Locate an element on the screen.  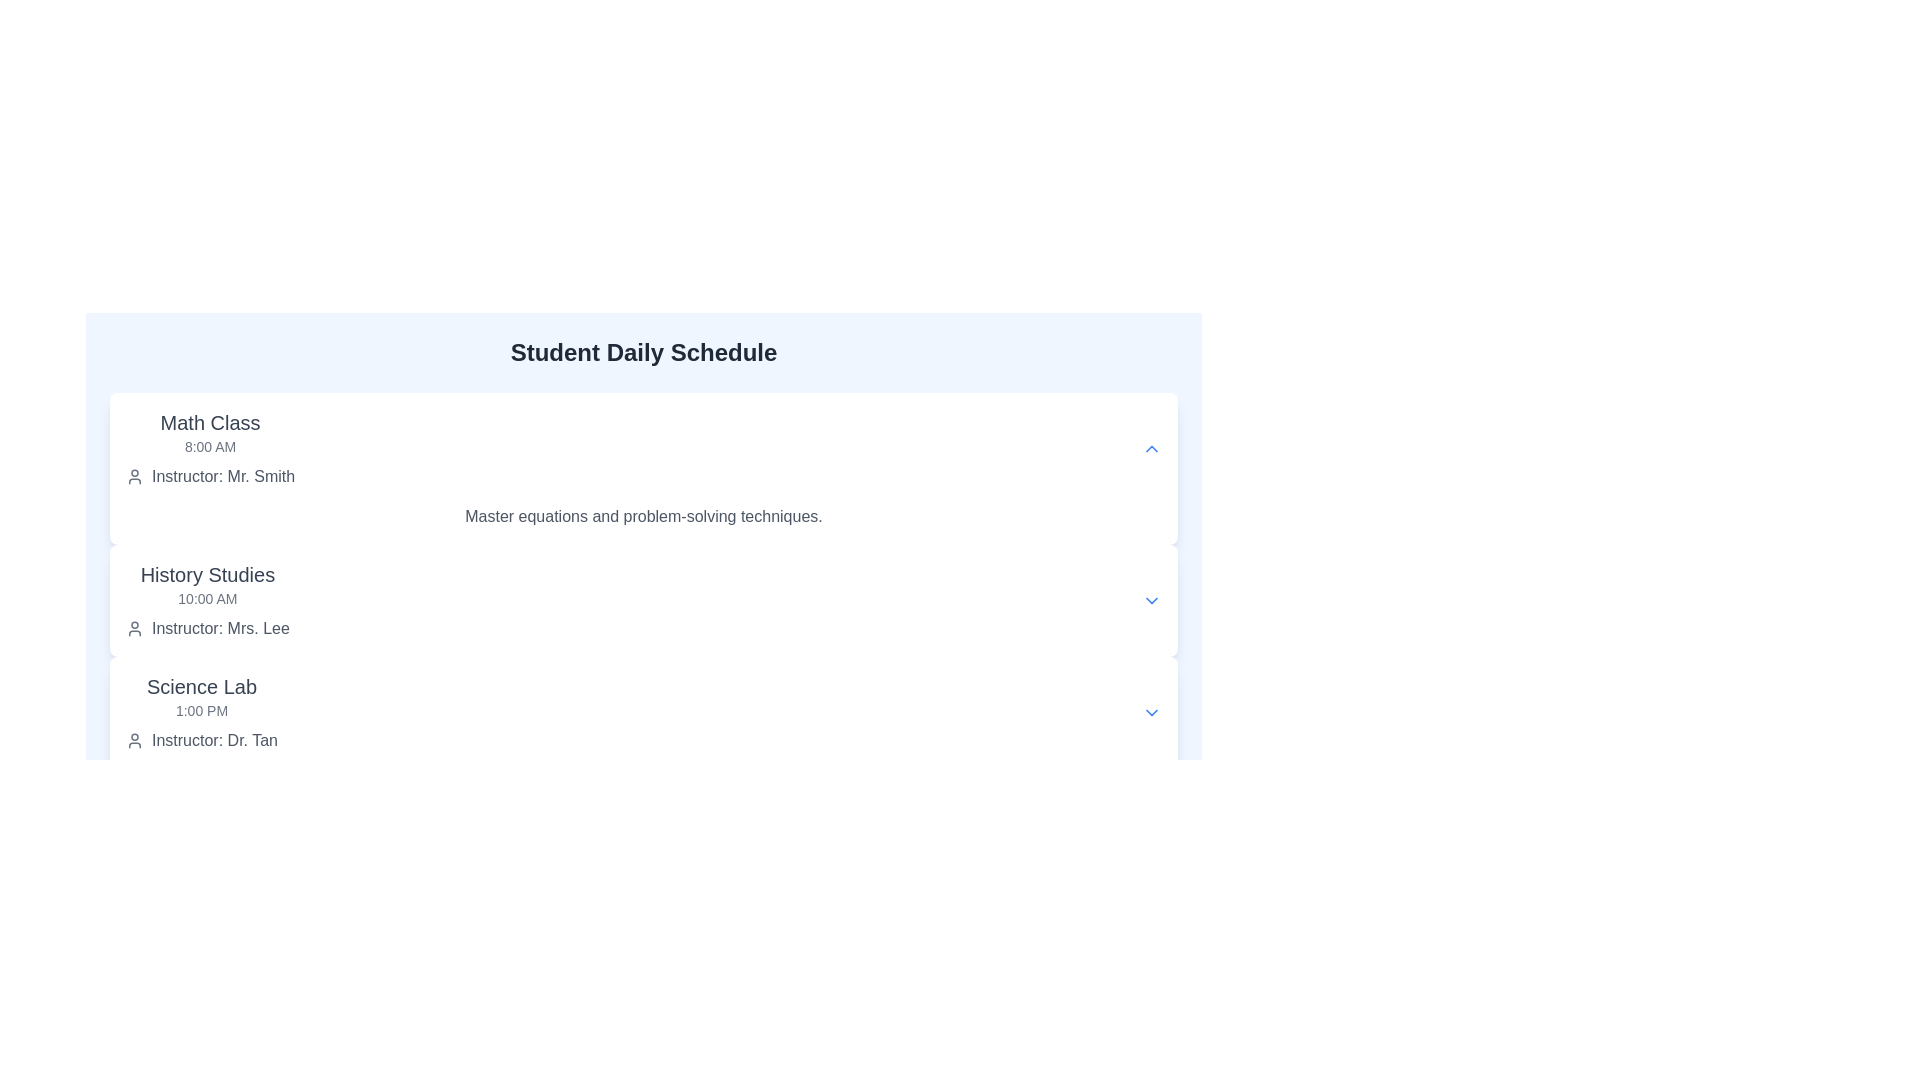
the text label 'Instructor: Dr. Tan' styled in gray font, located in the Science Lab section of the class schedule, situated to the right of the user icon and below the '1:00 PM' time indication is located at coordinates (215, 740).